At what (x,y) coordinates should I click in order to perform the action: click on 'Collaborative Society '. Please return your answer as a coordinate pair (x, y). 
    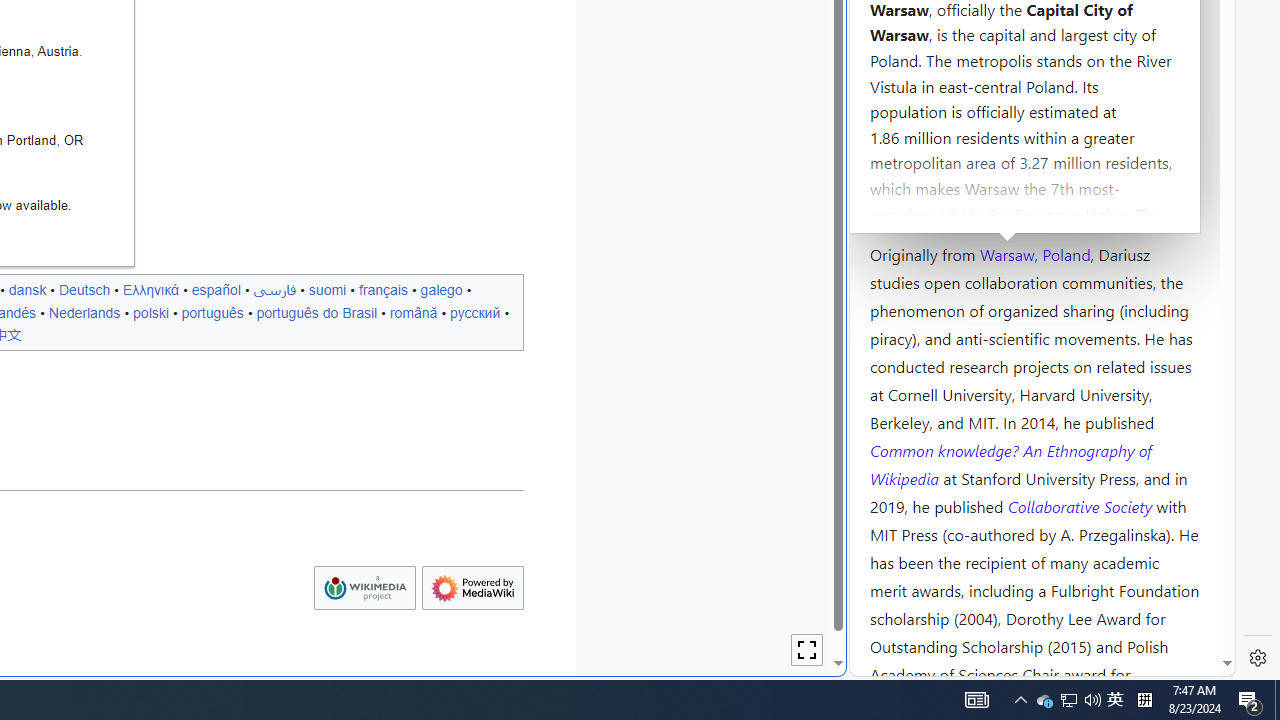
    Looking at the image, I should click on (1081, 504).